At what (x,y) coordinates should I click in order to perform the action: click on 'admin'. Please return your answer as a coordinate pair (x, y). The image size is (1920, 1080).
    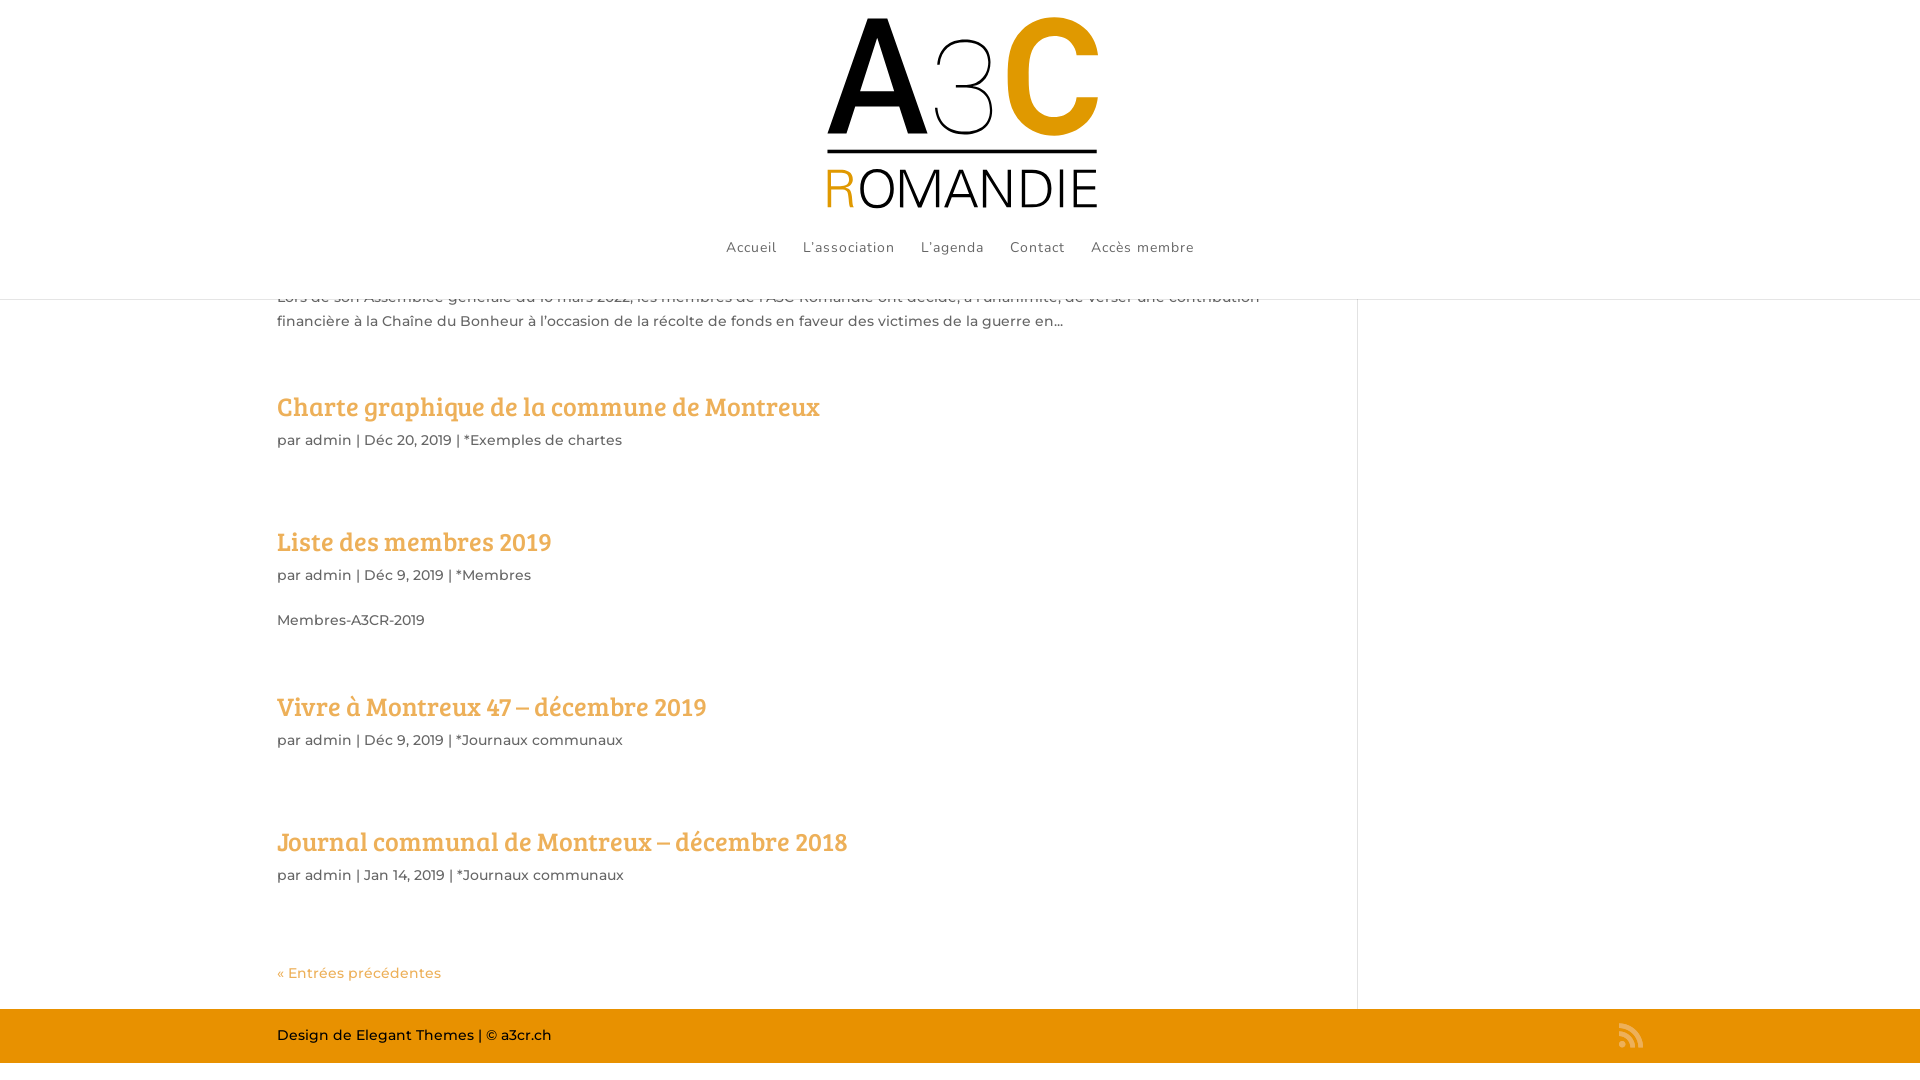
    Looking at the image, I should click on (328, 574).